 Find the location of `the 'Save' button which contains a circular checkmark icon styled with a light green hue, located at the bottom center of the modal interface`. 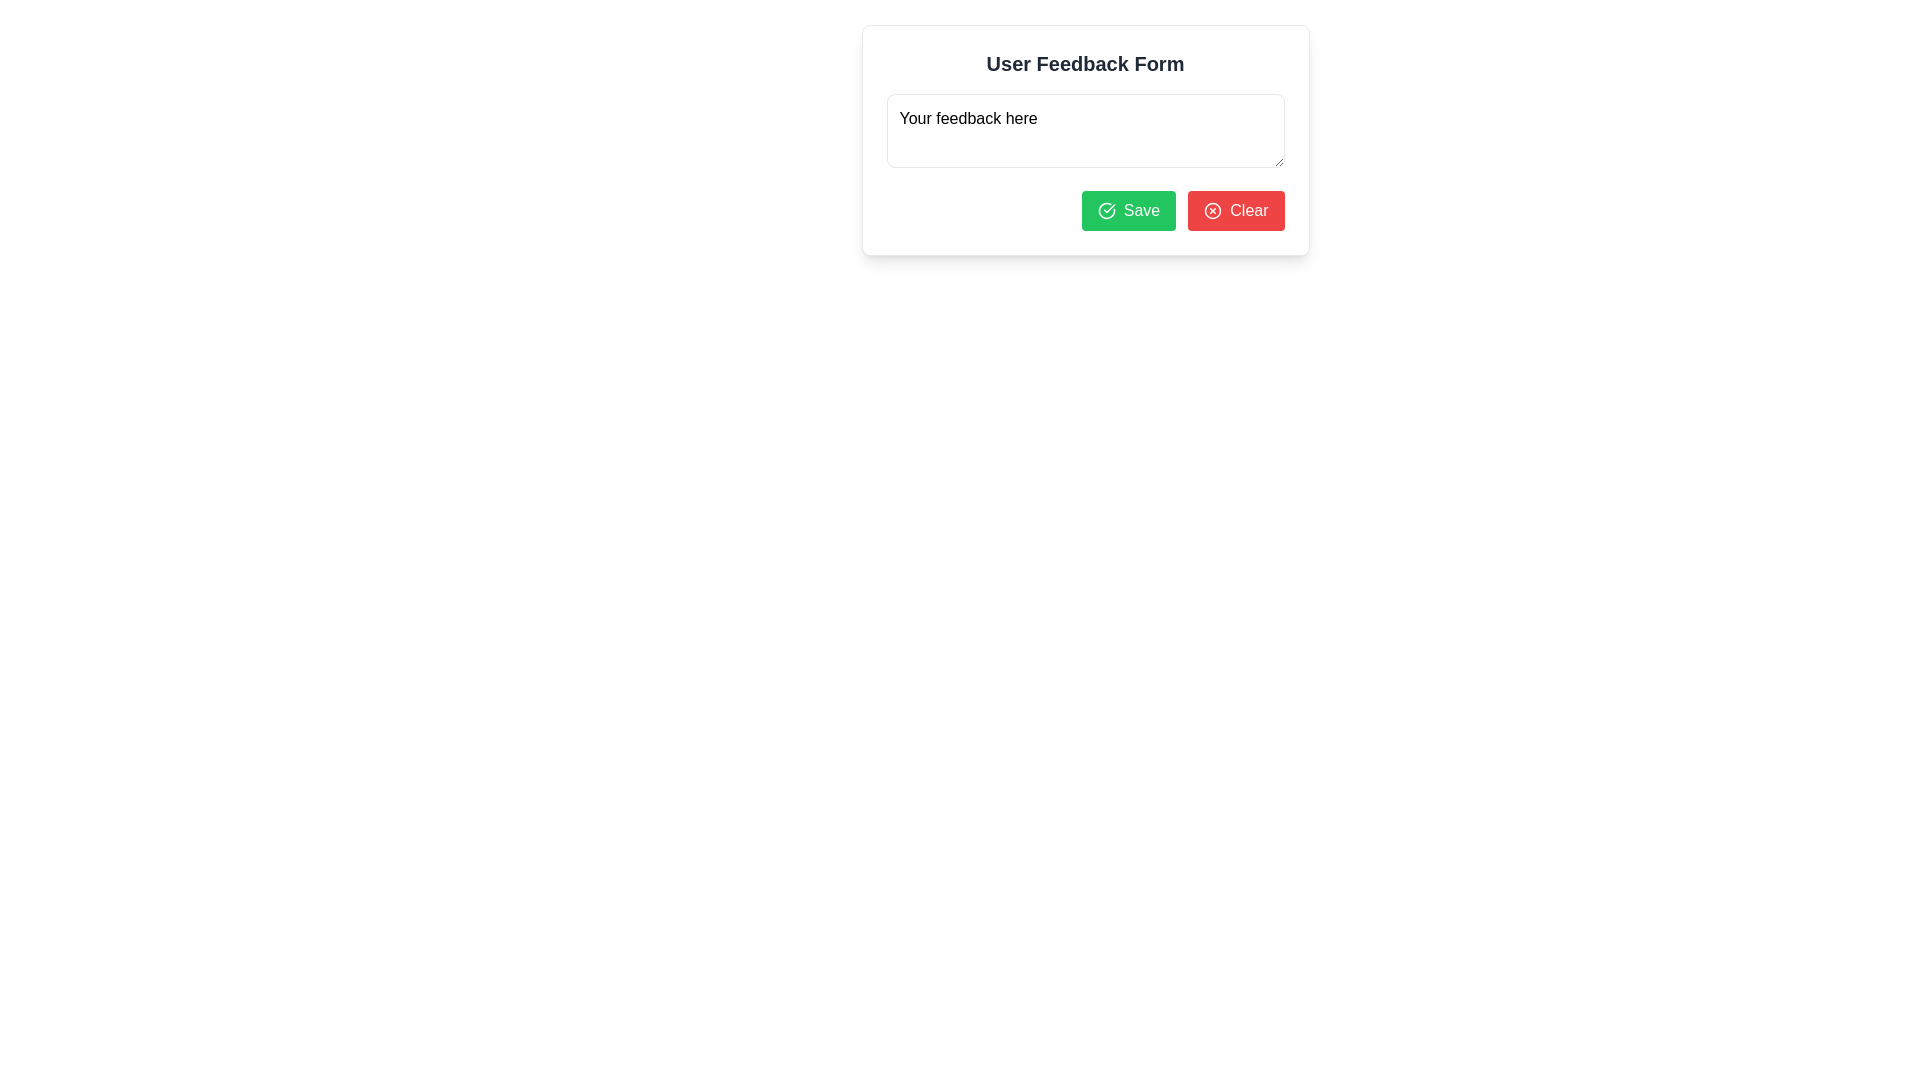

the 'Save' button which contains a circular checkmark icon styled with a light green hue, located at the bottom center of the modal interface is located at coordinates (1105, 211).